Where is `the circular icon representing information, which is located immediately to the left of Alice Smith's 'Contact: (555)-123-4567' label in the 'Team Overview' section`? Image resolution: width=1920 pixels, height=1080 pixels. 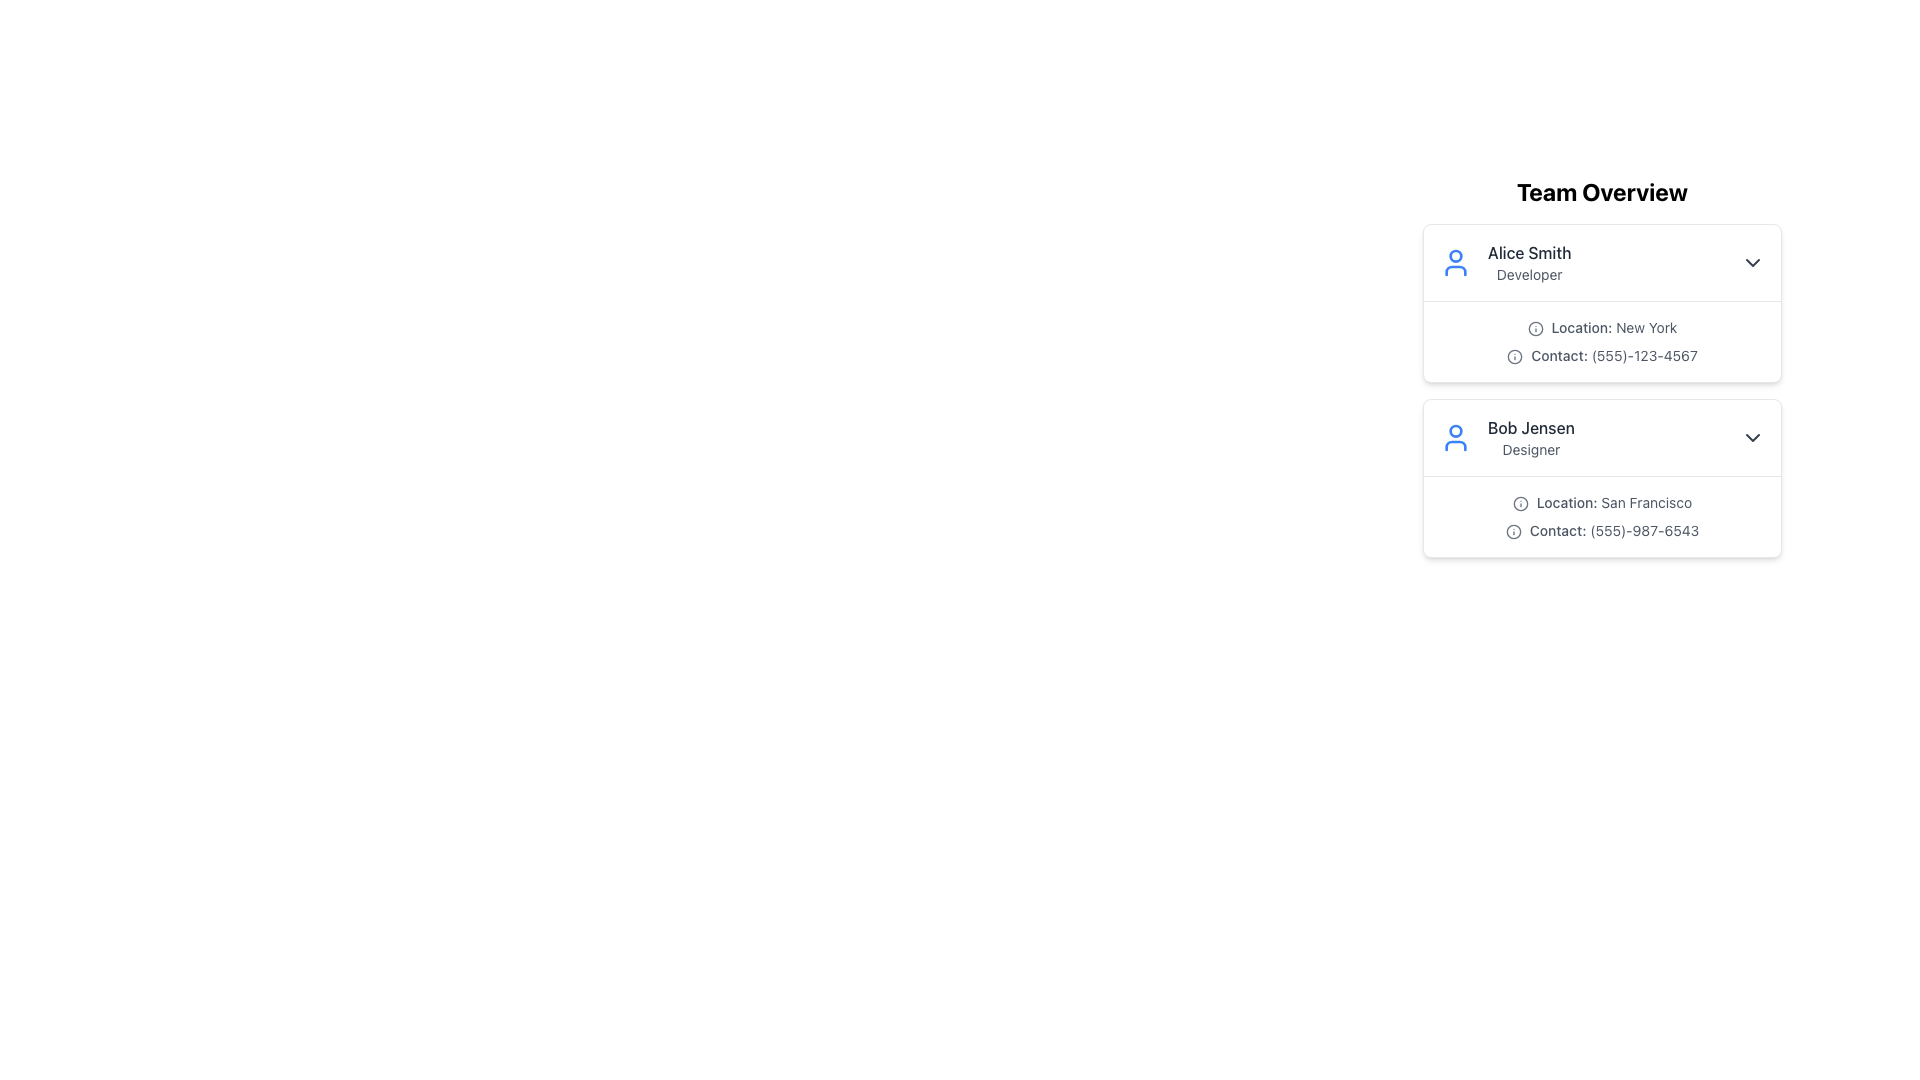 the circular icon representing information, which is located immediately to the left of Alice Smith's 'Contact: (555)-123-4567' label in the 'Team Overview' section is located at coordinates (1515, 356).